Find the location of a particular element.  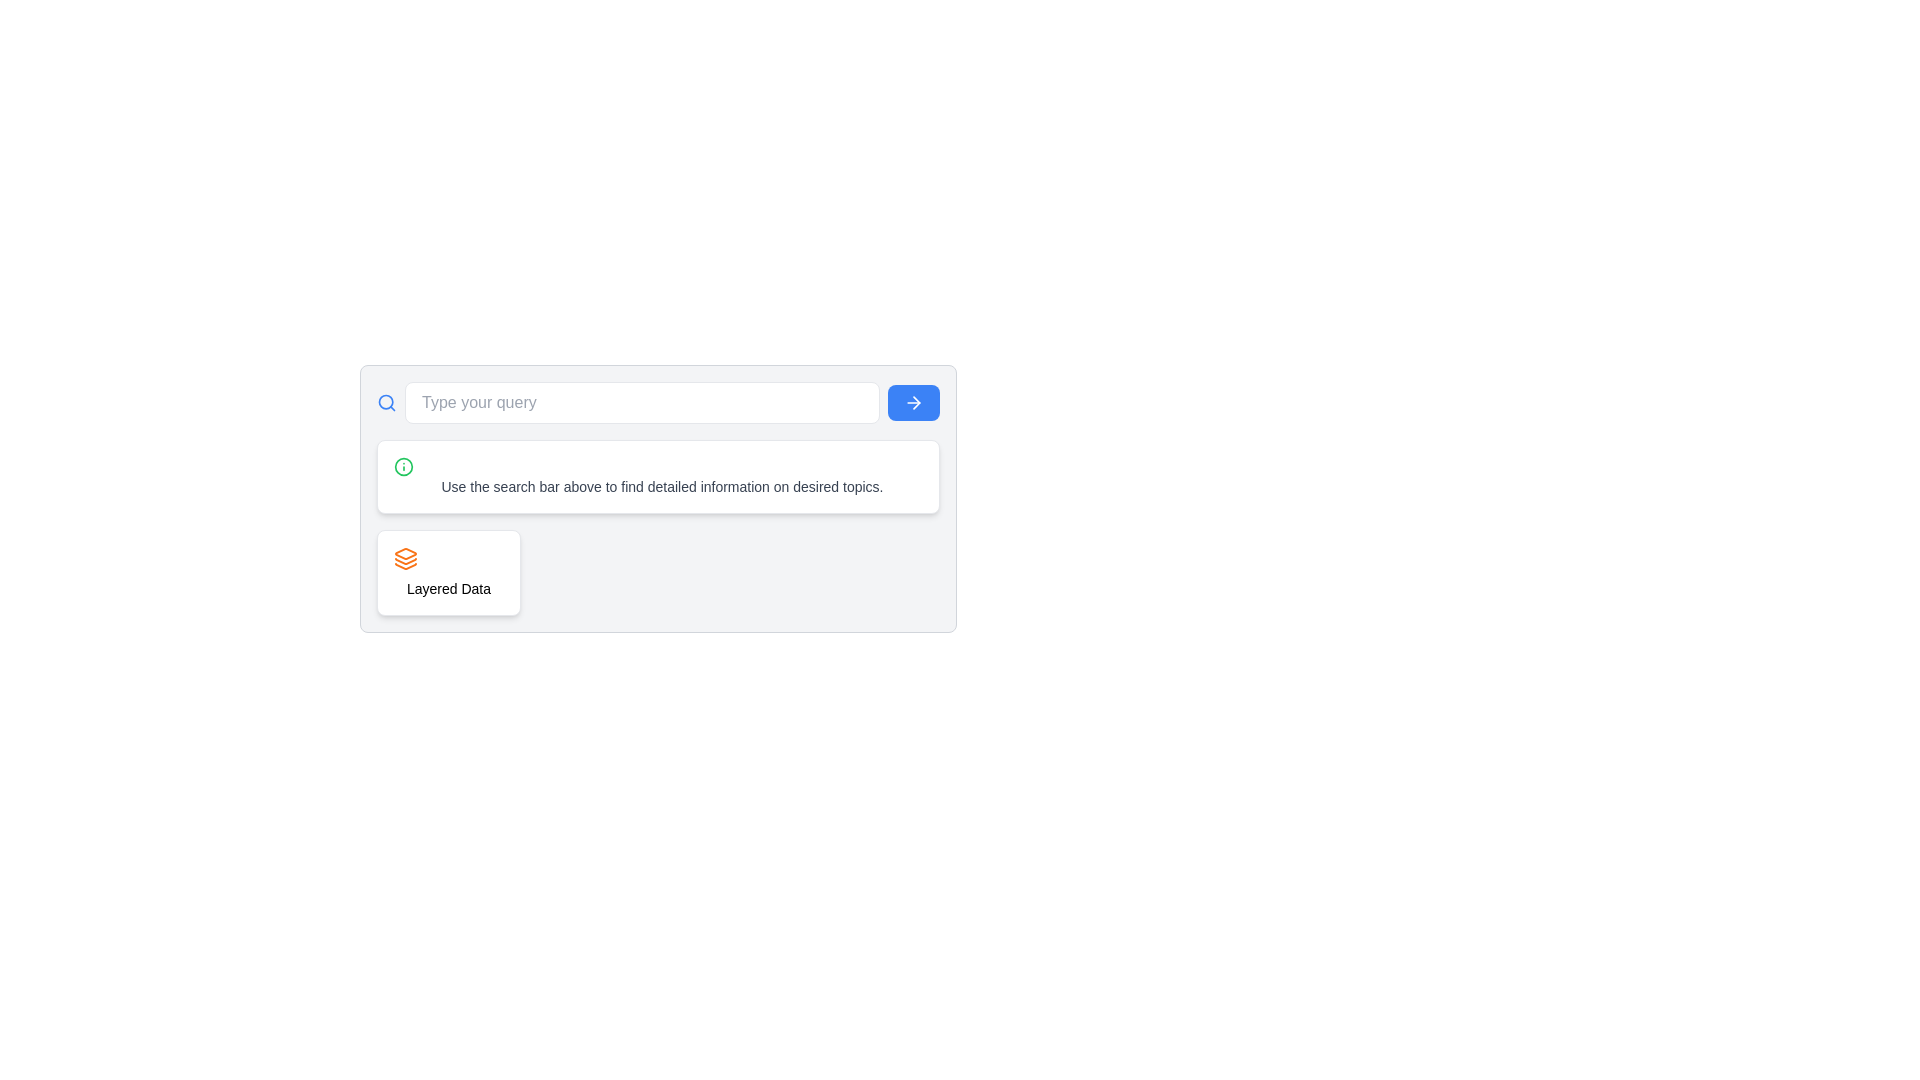

the Decorative graphic element of the SVG icon, which is the top layer of a stack representing data layers, located near the center-right part of the interface beneath the search bar is located at coordinates (405, 554).